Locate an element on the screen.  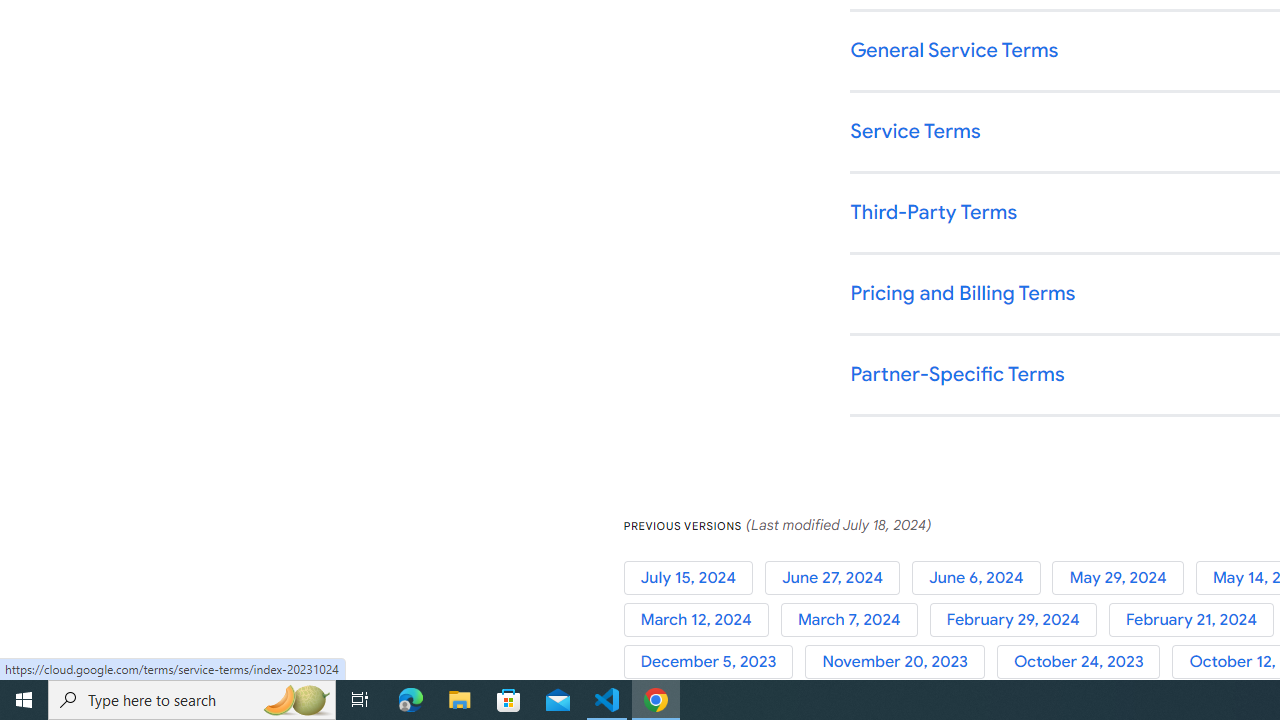
'December 5, 2023' is located at coordinates (714, 662).